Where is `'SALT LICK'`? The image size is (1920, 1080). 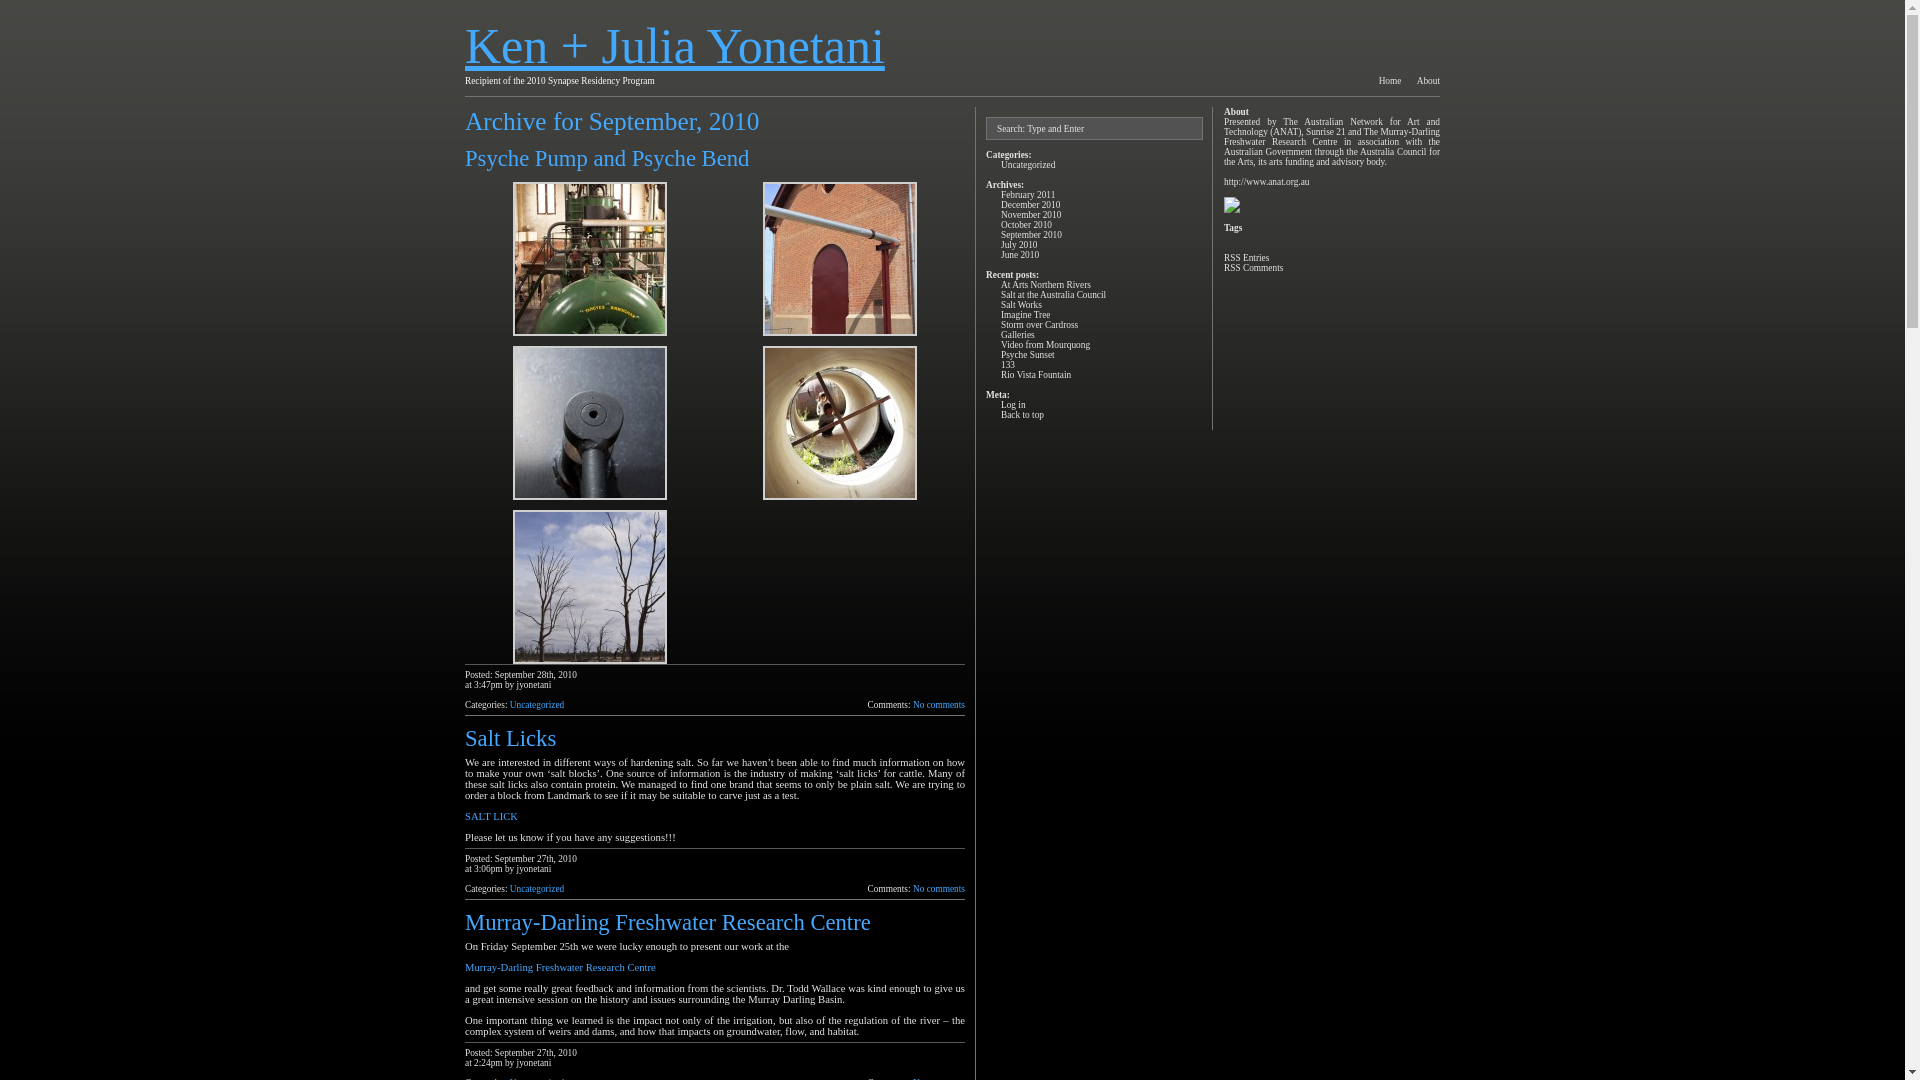
'SALT LICK' is located at coordinates (491, 816).